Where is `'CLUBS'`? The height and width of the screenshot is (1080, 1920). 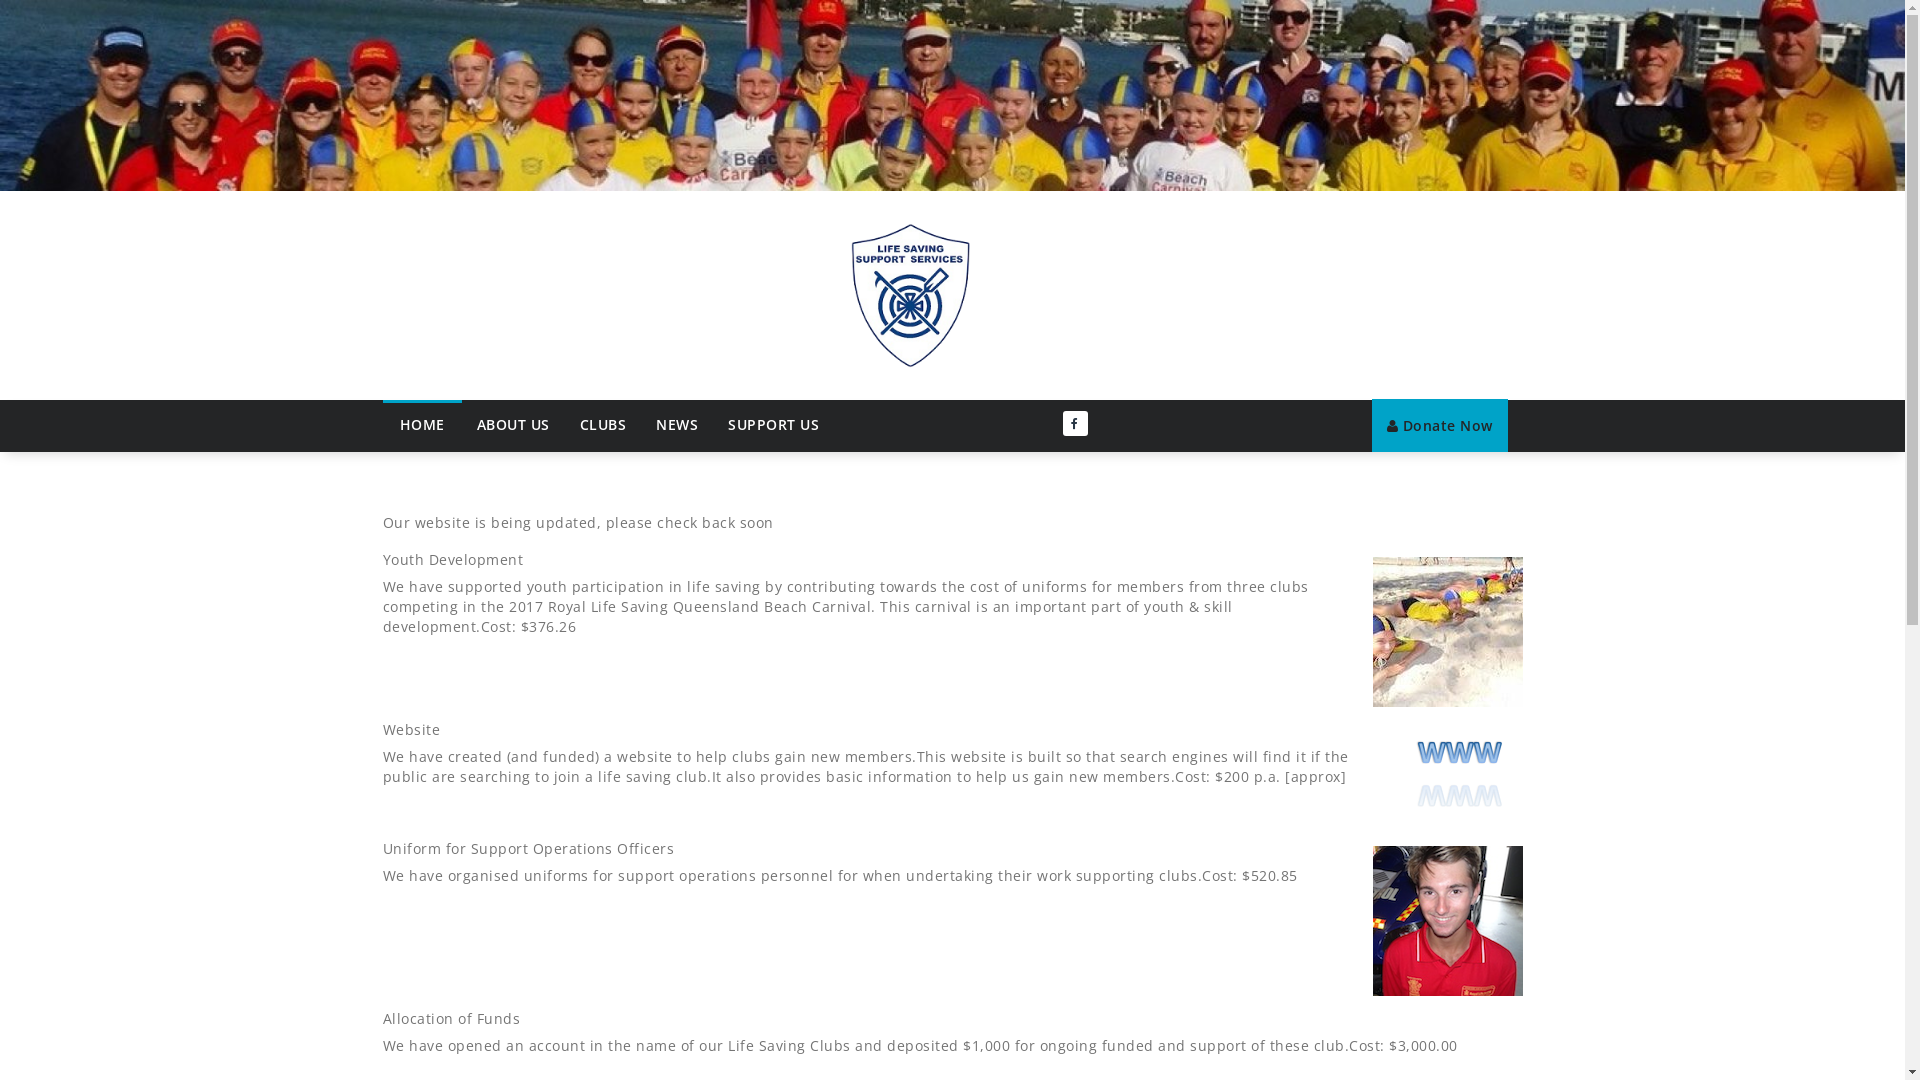 'CLUBS' is located at coordinates (601, 423).